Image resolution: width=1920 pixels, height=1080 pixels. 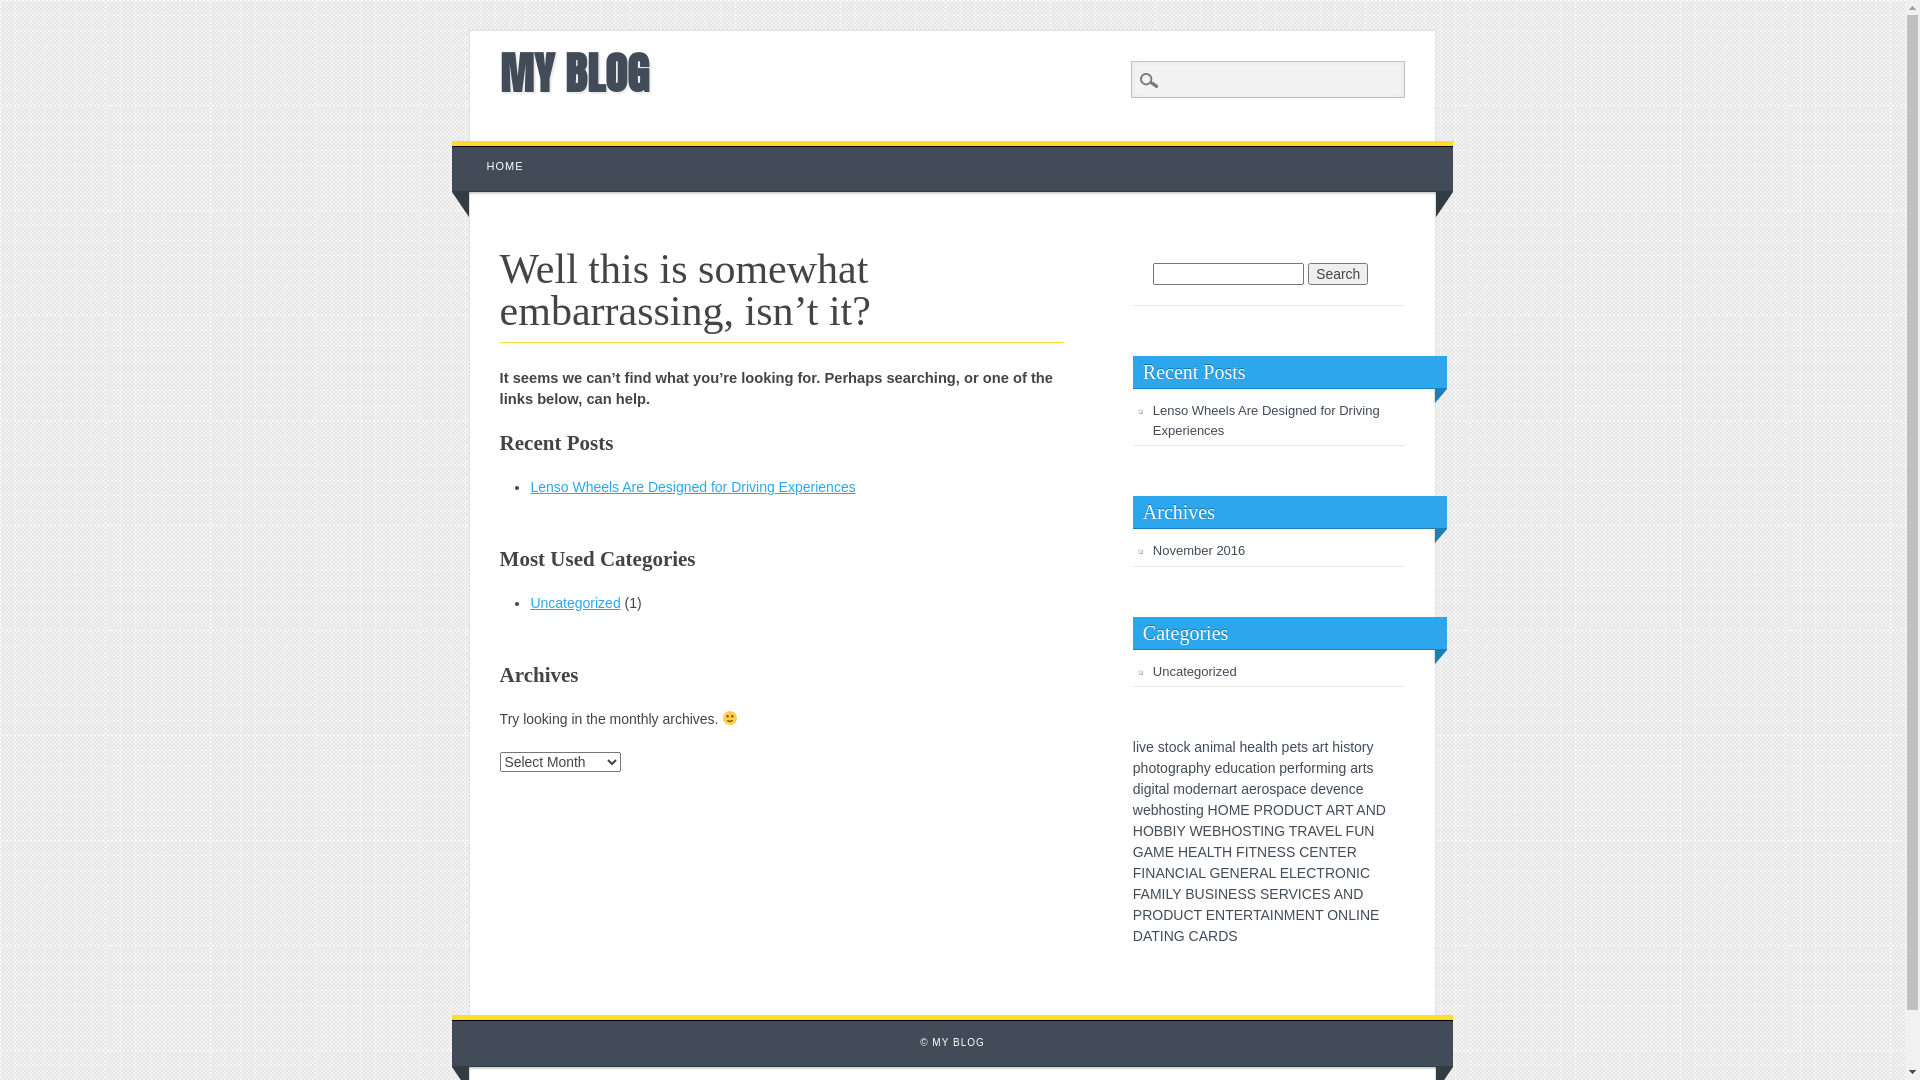 What do you see at coordinates (1339, 810) in the screenshot?
I see `'R'` at bounding box center [1339, 810].